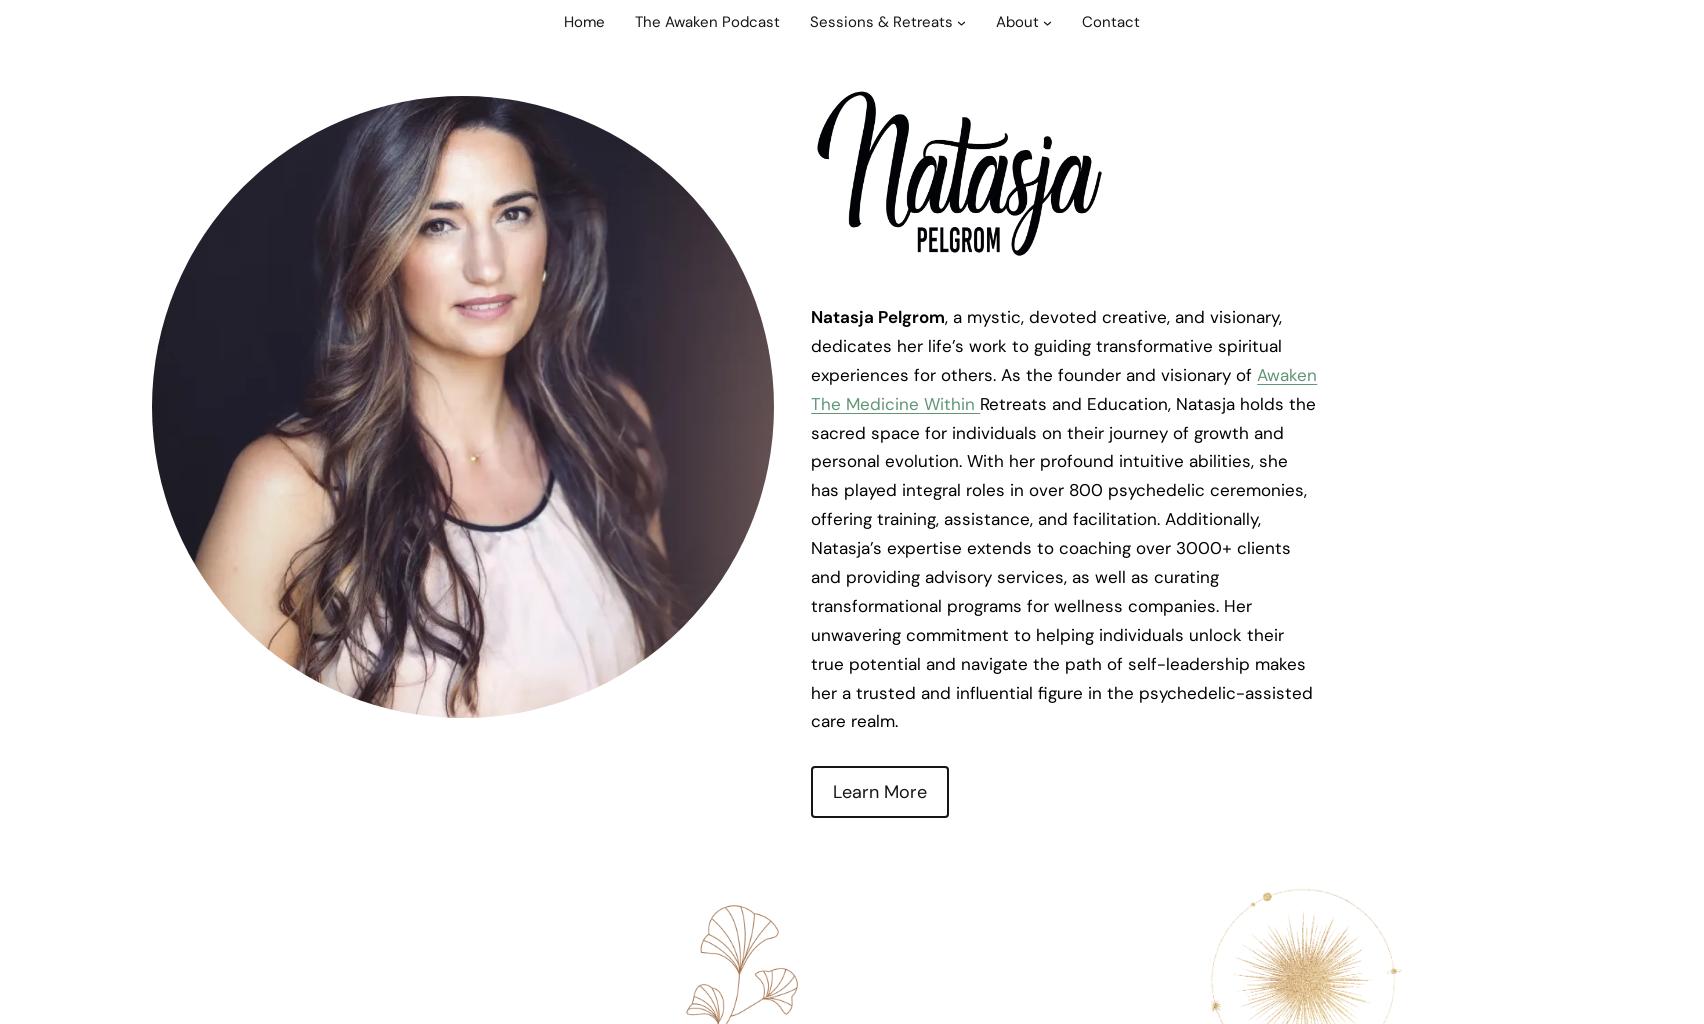 This screenshot has height=1024, width=1704. I want to click on 'Awaken The Medicine Within', so click(1063, 387).